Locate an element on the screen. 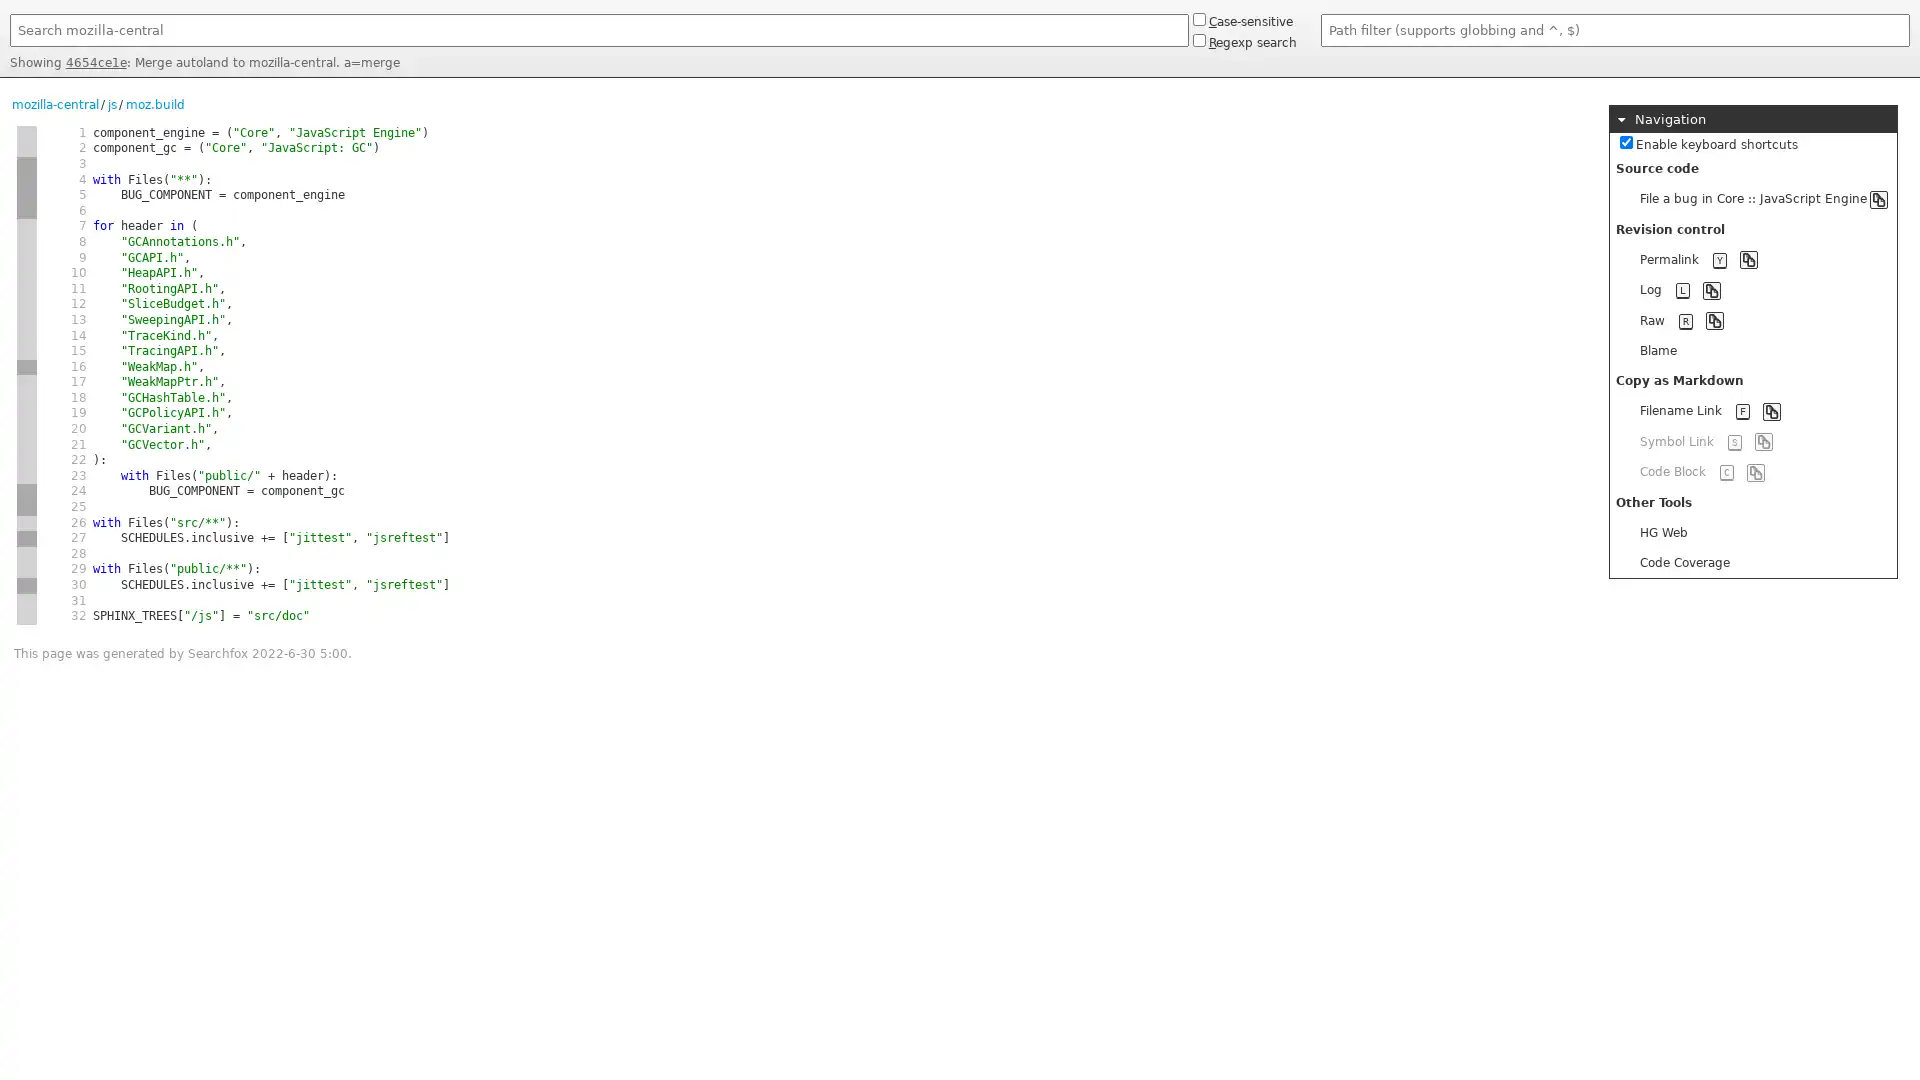 This screenshot has width=1920, height=1080. new hash 1 is located at coordinates (27, 537).